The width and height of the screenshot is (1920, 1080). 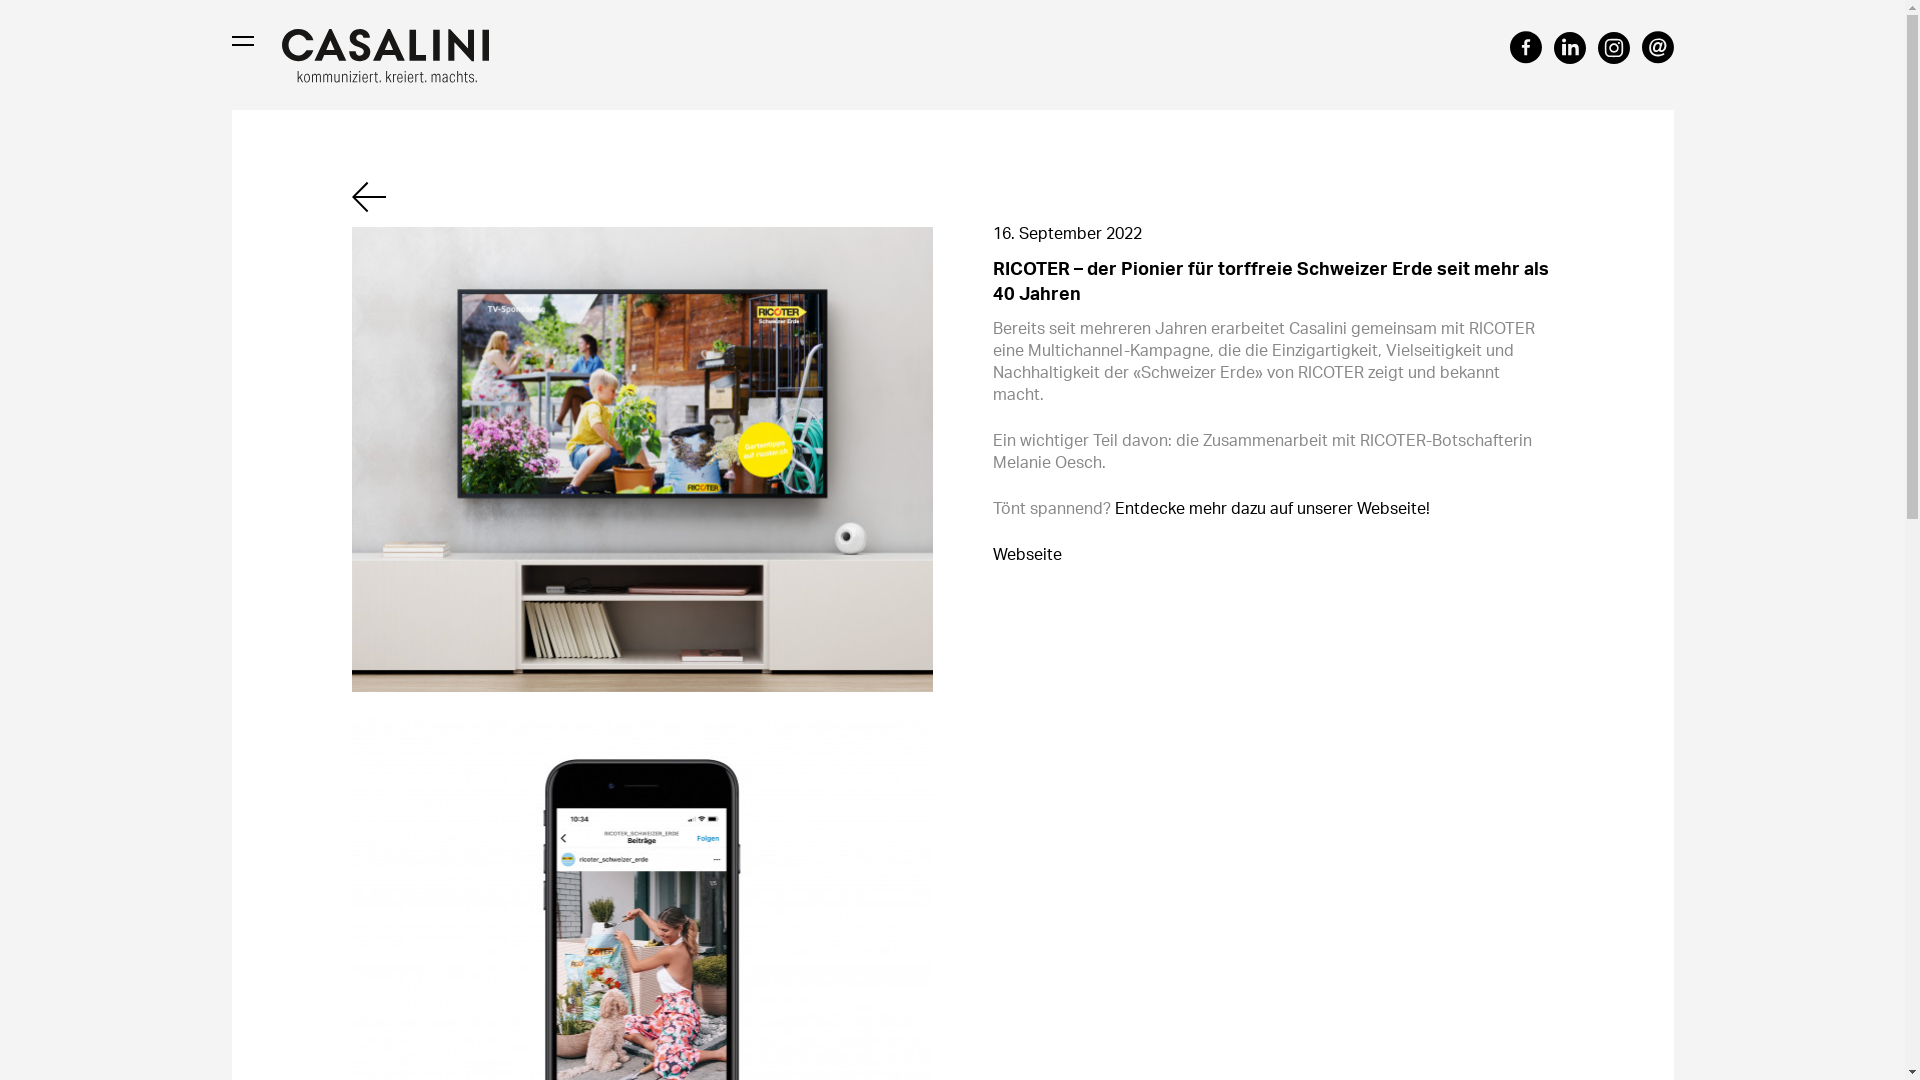 What do you see at coordinates (1026, 554) in the screenshot?
I see `'Webseite'` at bounding box center [1026, 554].